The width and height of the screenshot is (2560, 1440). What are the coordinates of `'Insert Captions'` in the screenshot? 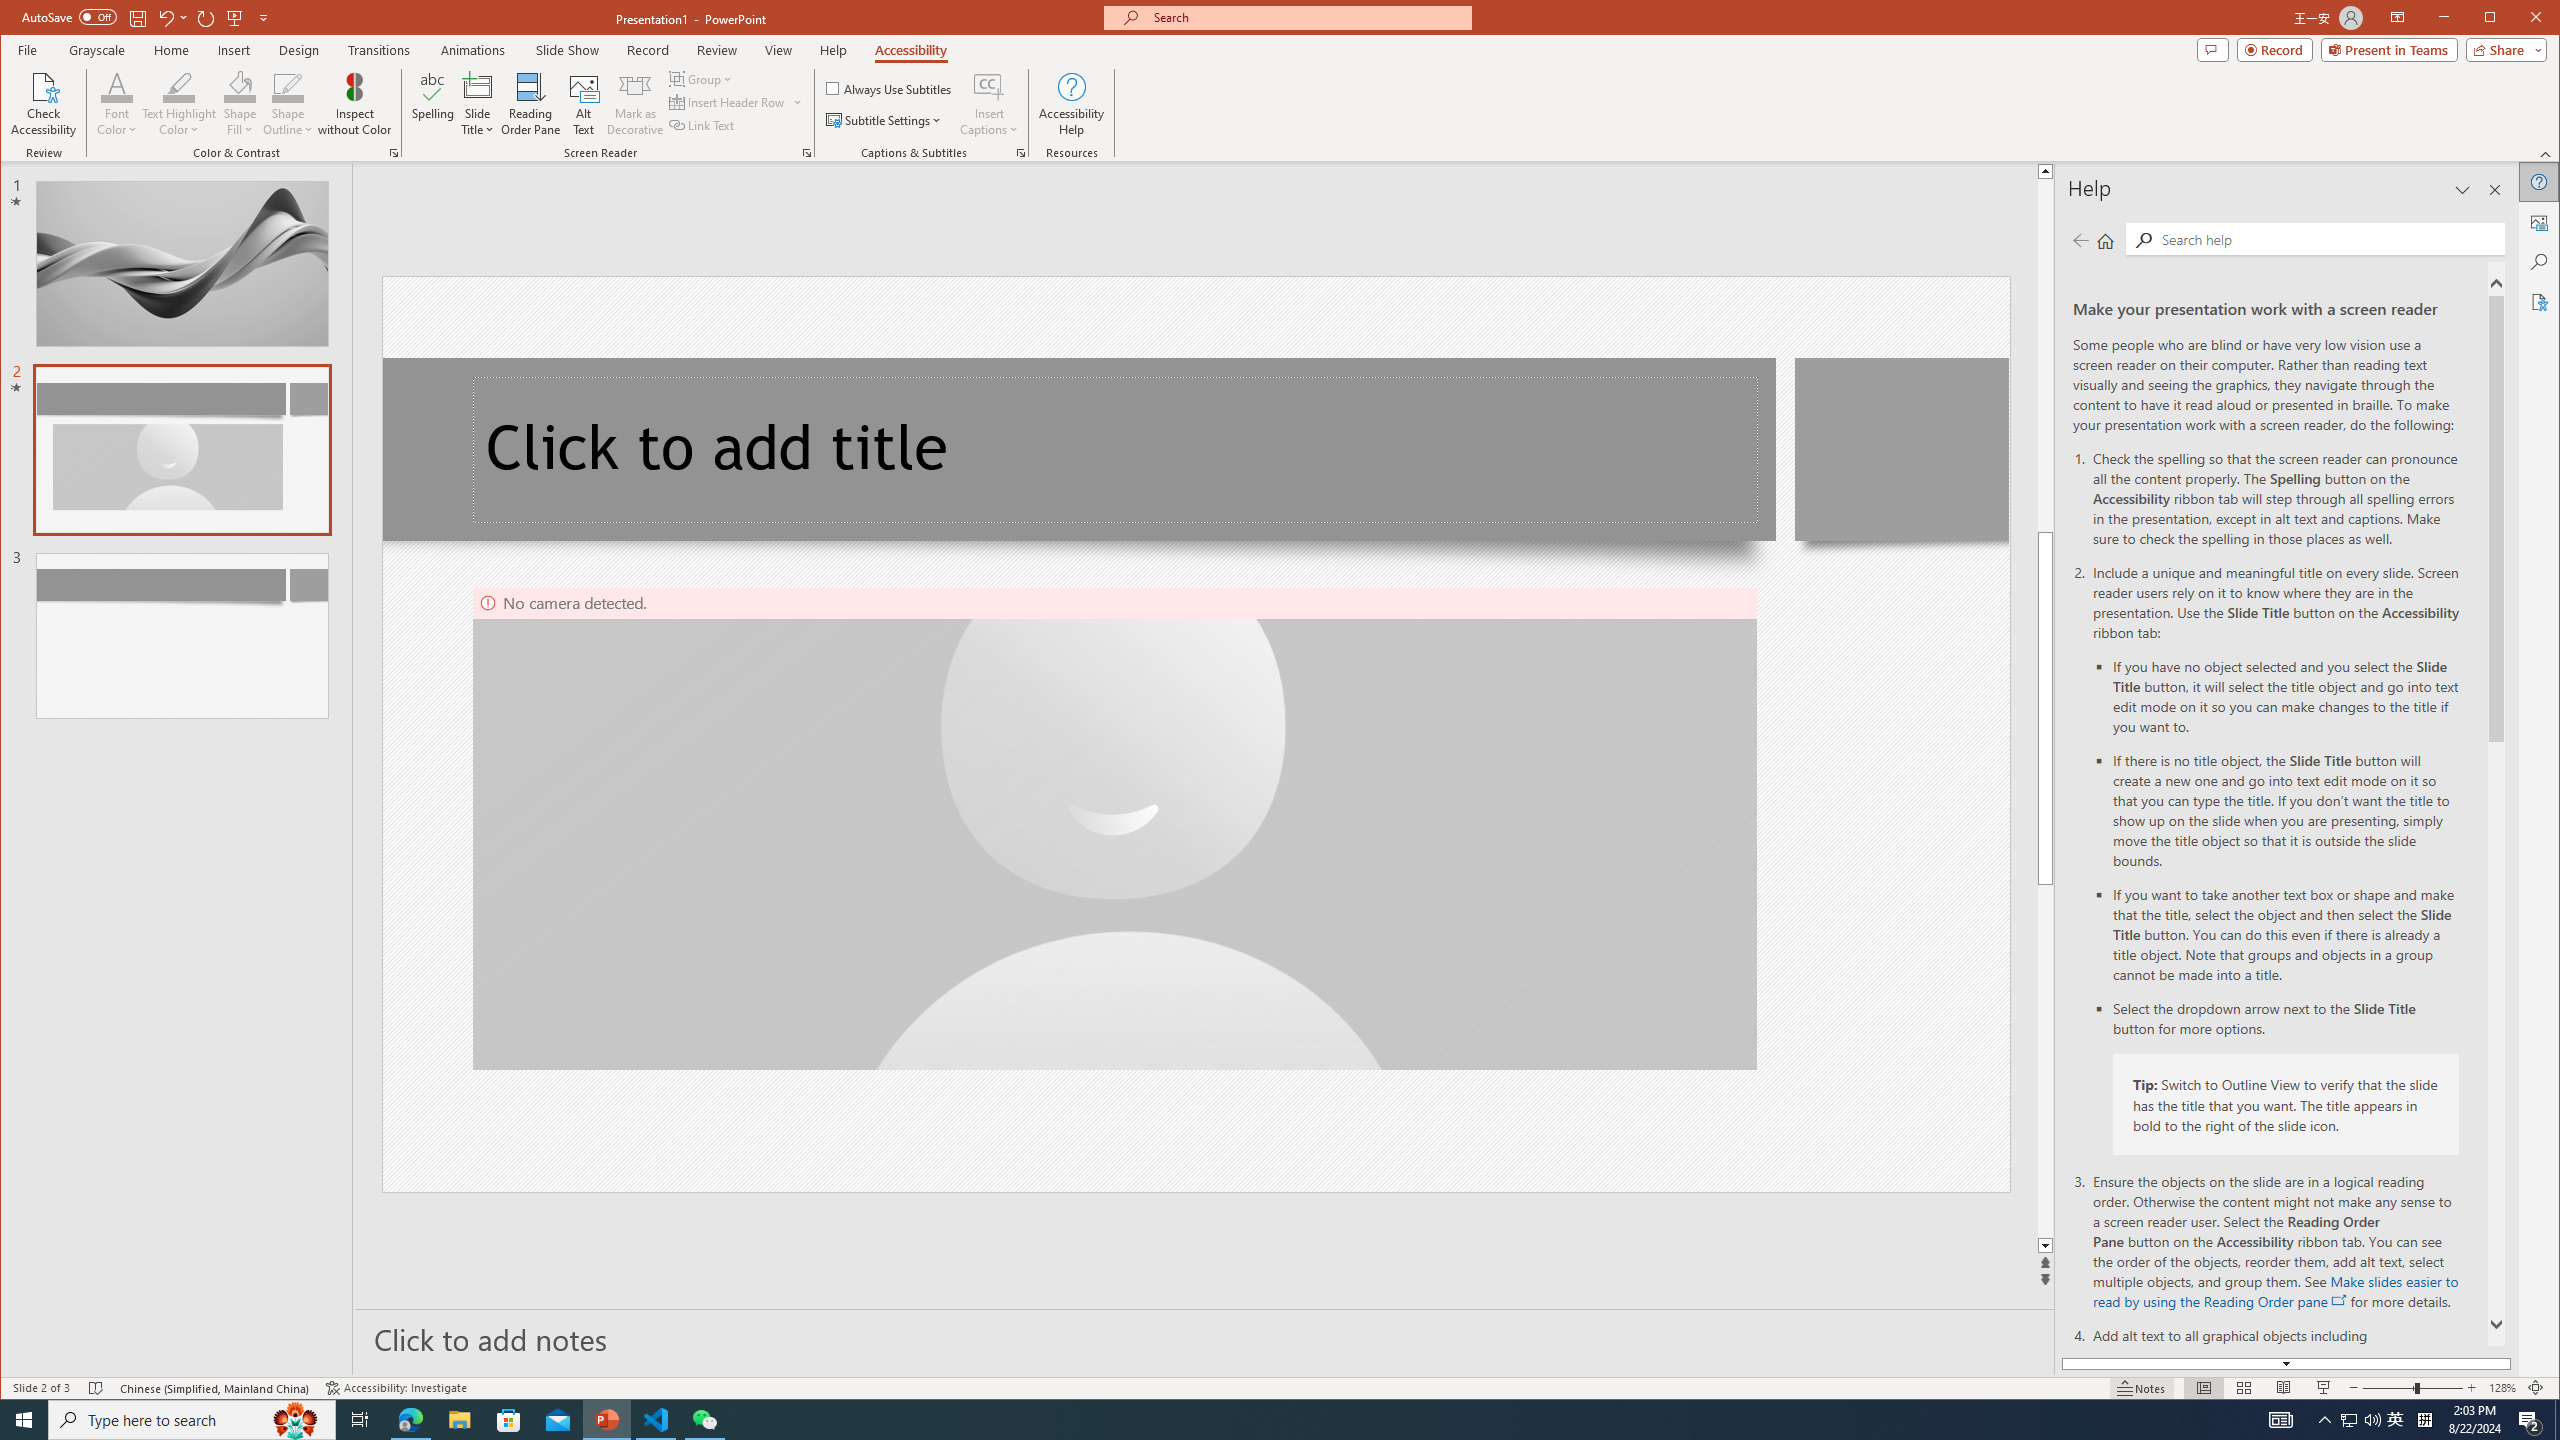 It's located at (988, 85).